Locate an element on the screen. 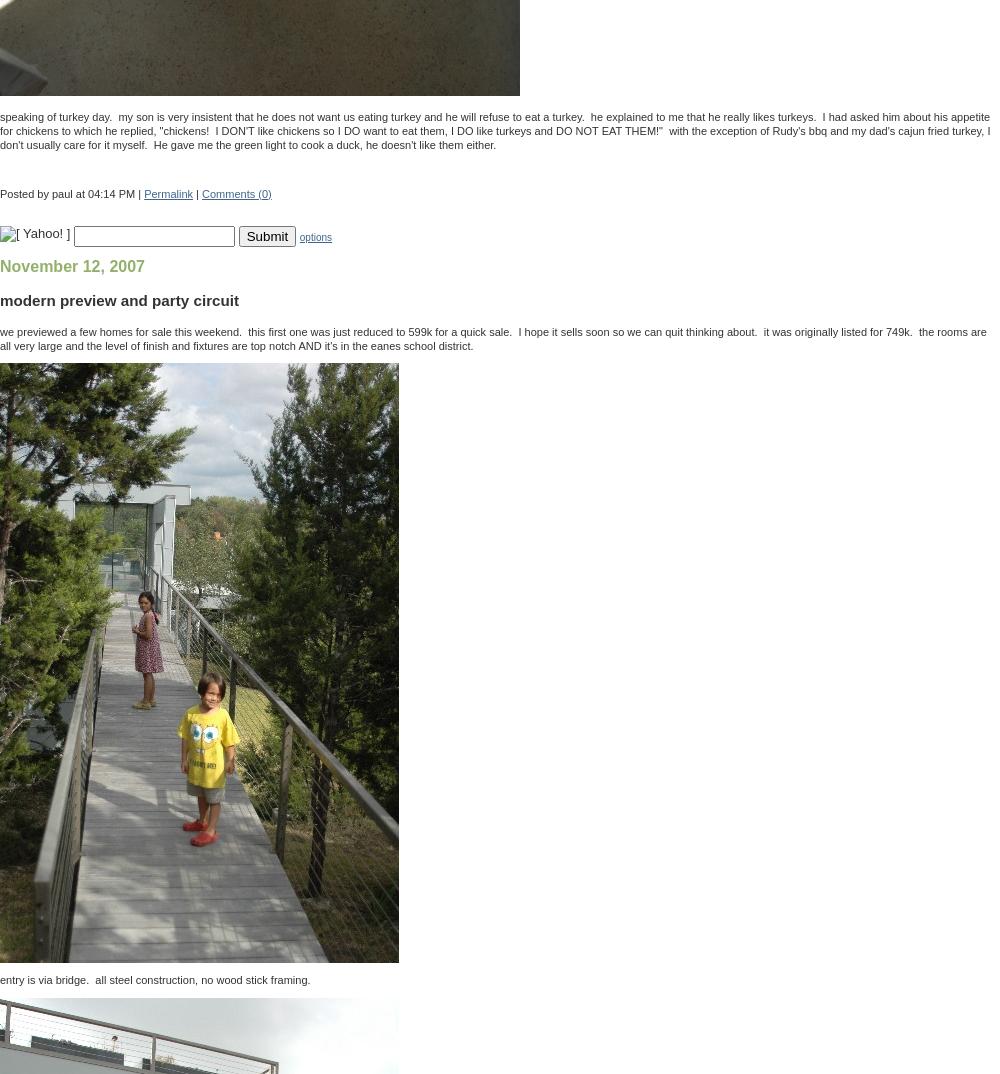 This screenshot has width=1000, height=1074. 'options' is located at coordinates (314, 236).